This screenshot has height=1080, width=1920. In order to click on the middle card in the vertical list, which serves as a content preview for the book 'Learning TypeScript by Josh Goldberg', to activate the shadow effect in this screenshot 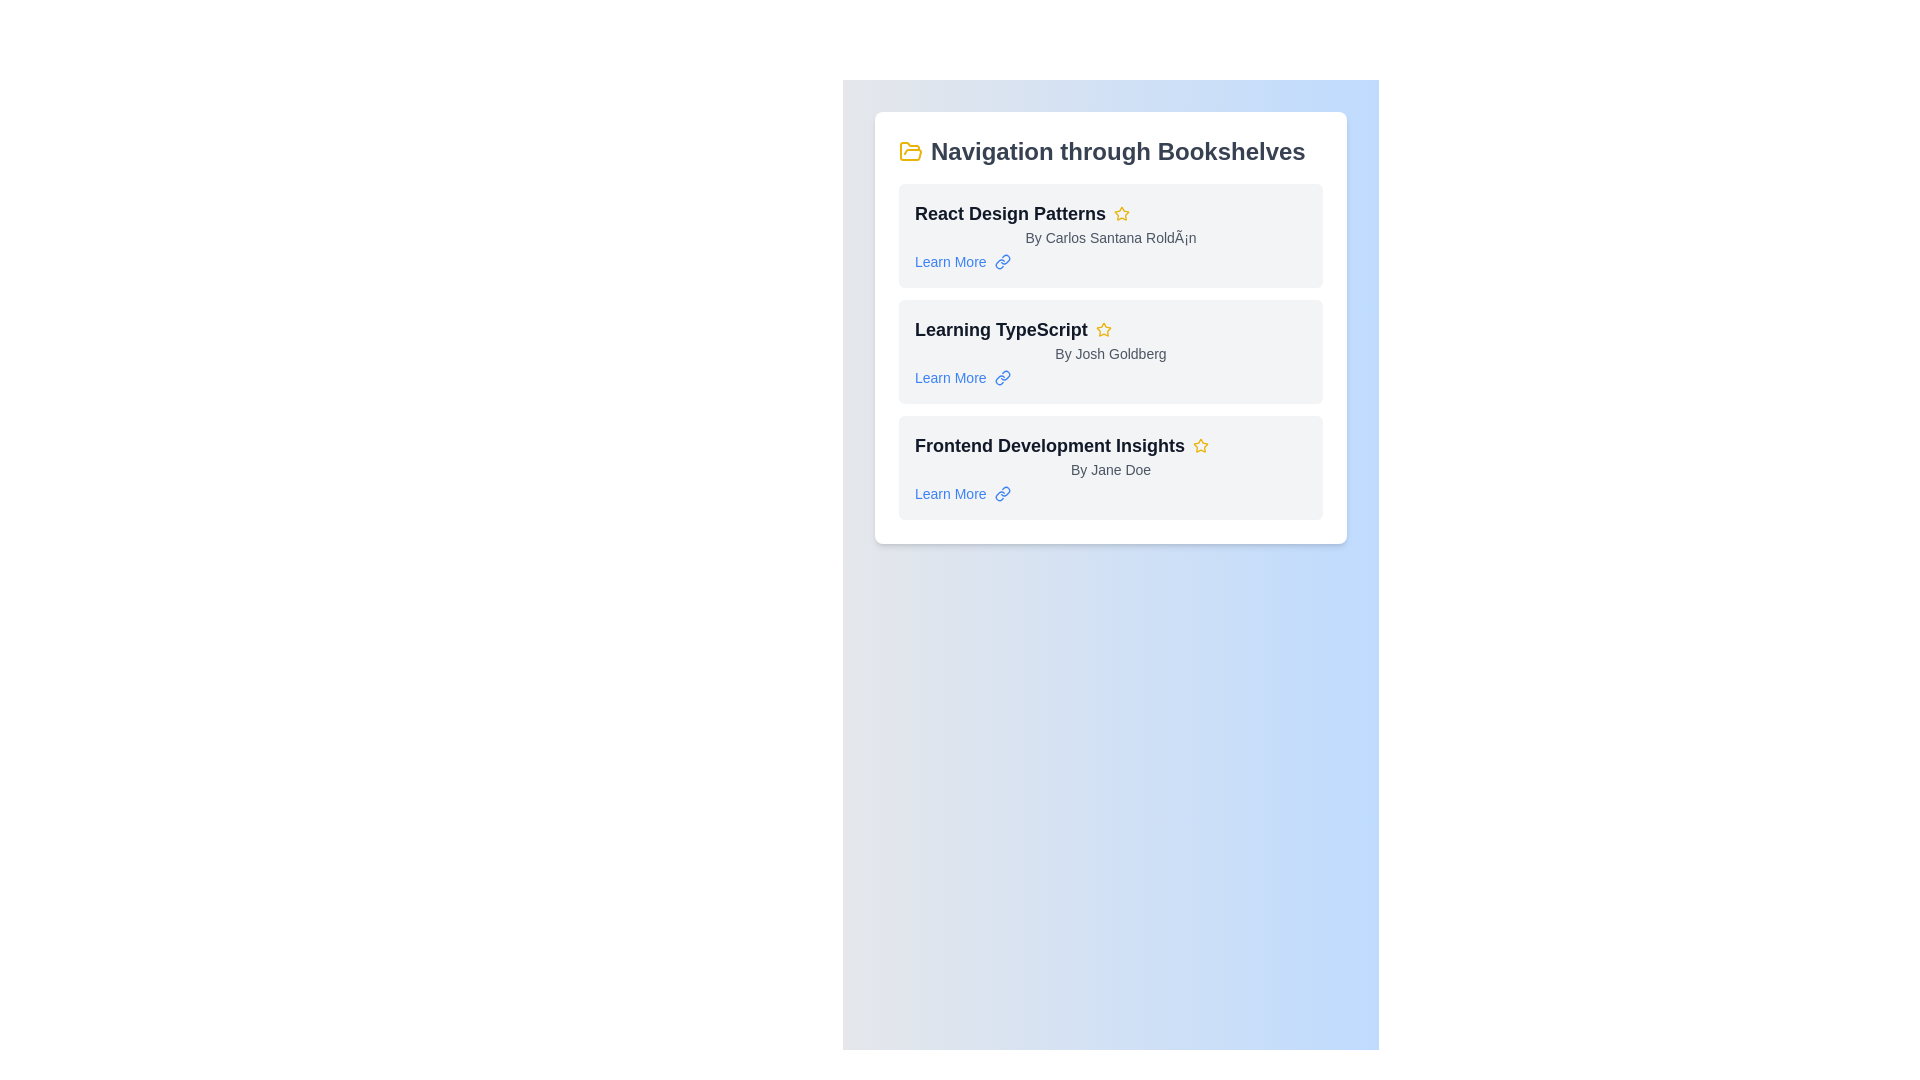, I will do `click(1109, 350)`.